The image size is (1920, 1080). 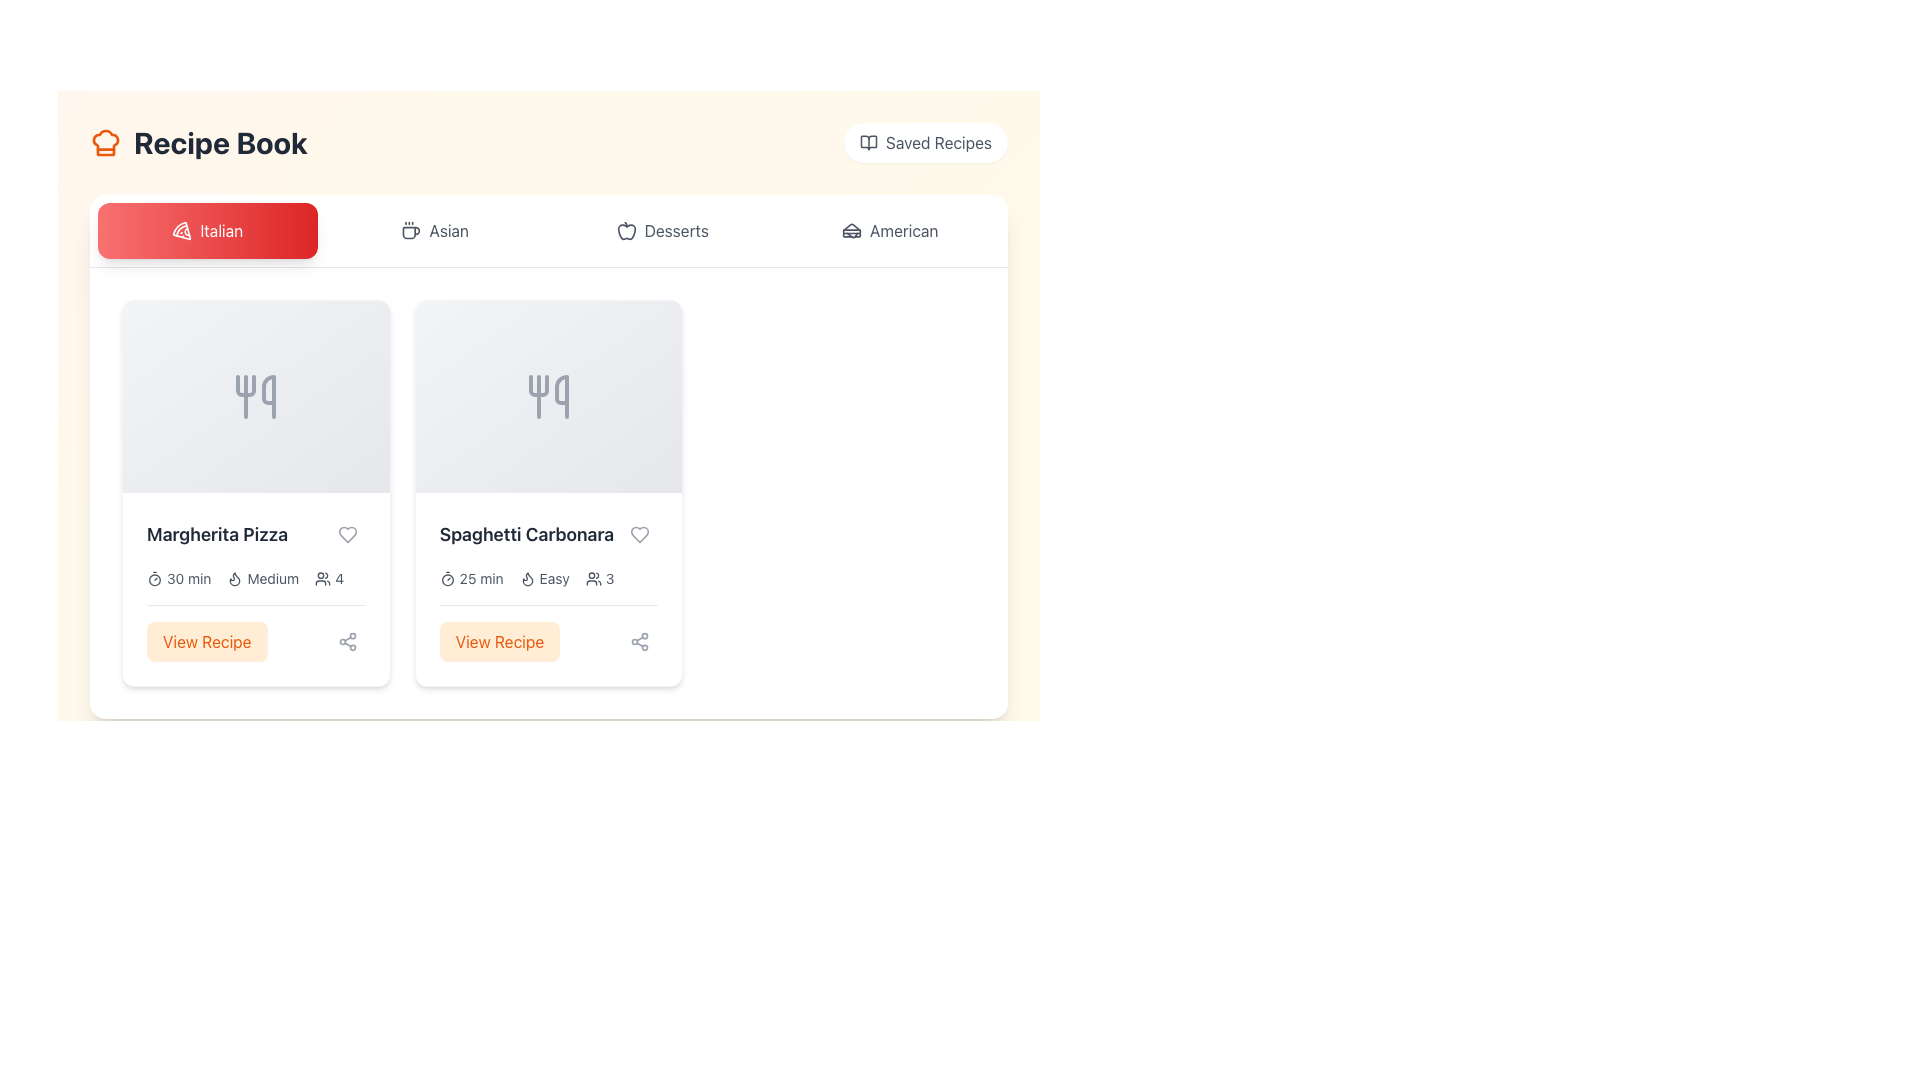 I want to click on the leftmost button in the horizontal menu bar, which has a gradient red background and contains the text 'Italian' with a pizza slice icon, so click(x=207, y=230).